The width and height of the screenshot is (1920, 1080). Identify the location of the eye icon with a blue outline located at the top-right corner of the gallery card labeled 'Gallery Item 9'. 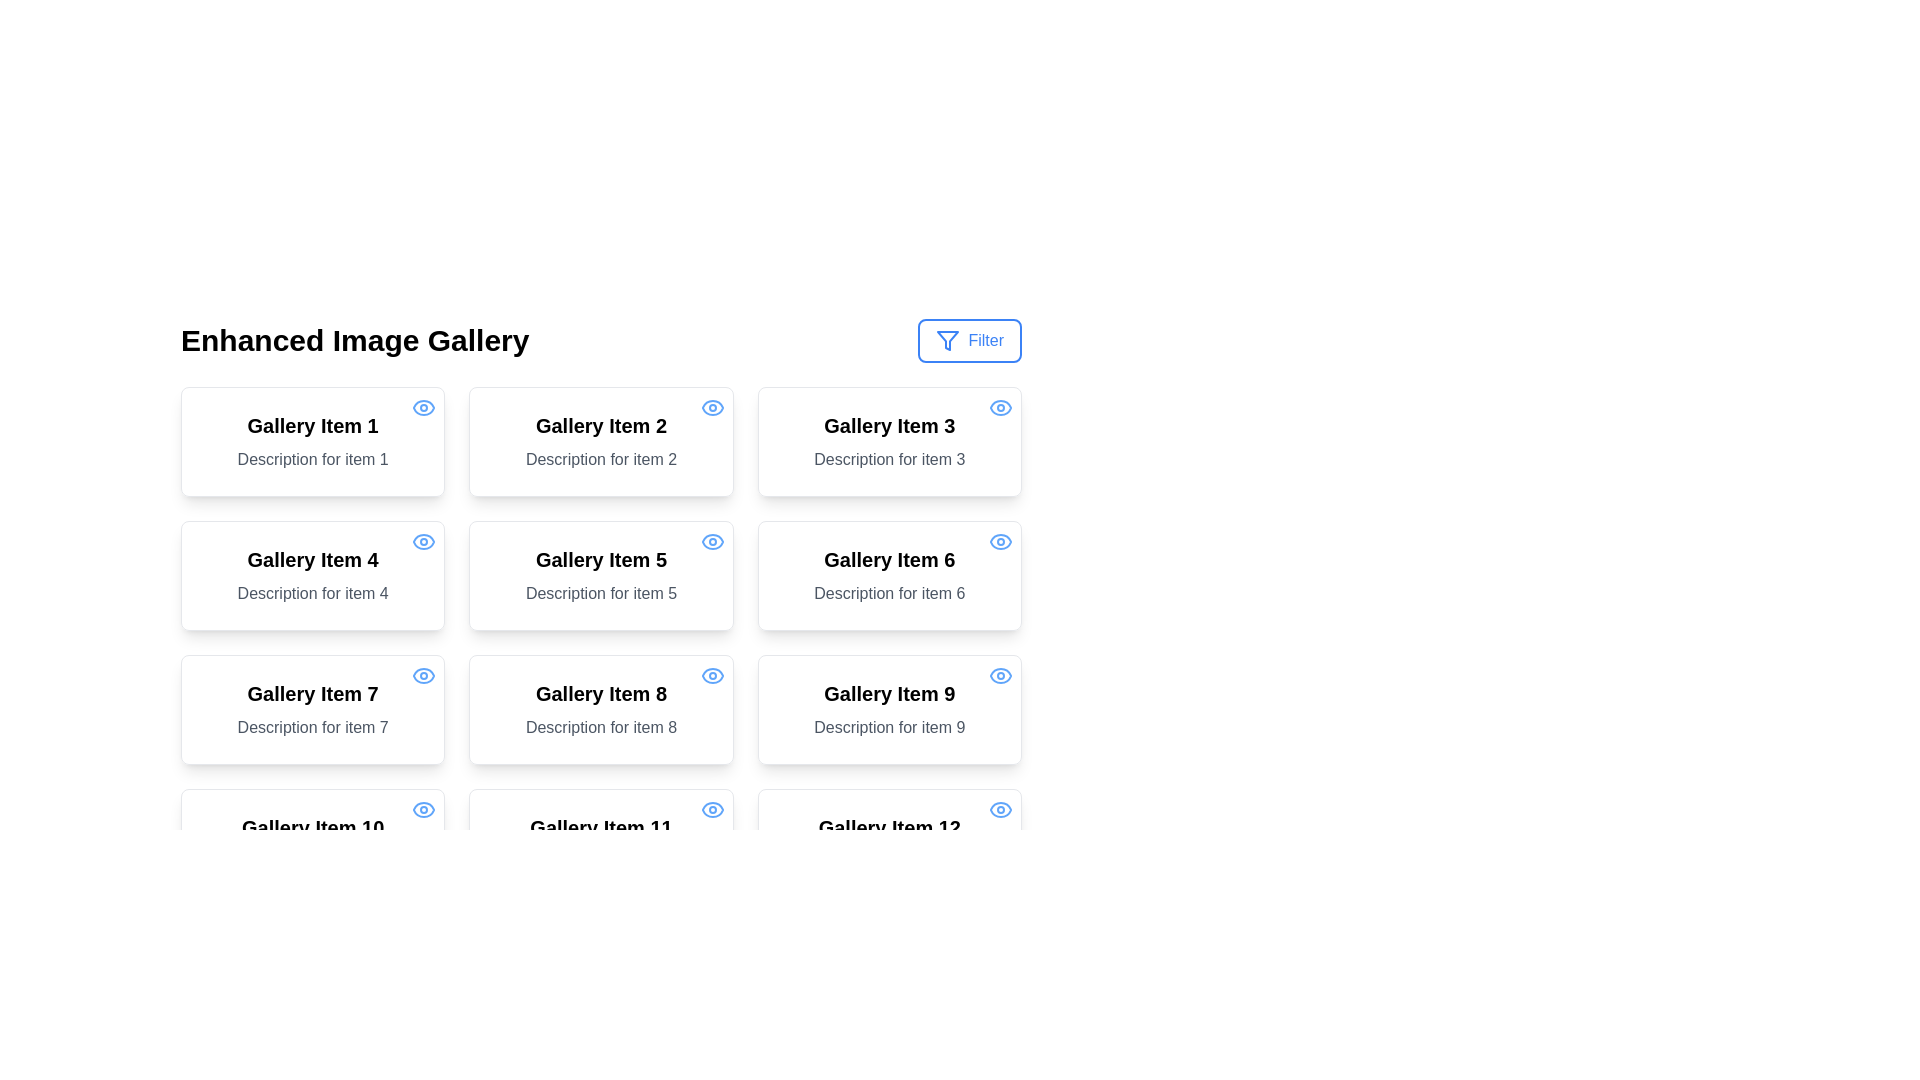
(1001, 675).